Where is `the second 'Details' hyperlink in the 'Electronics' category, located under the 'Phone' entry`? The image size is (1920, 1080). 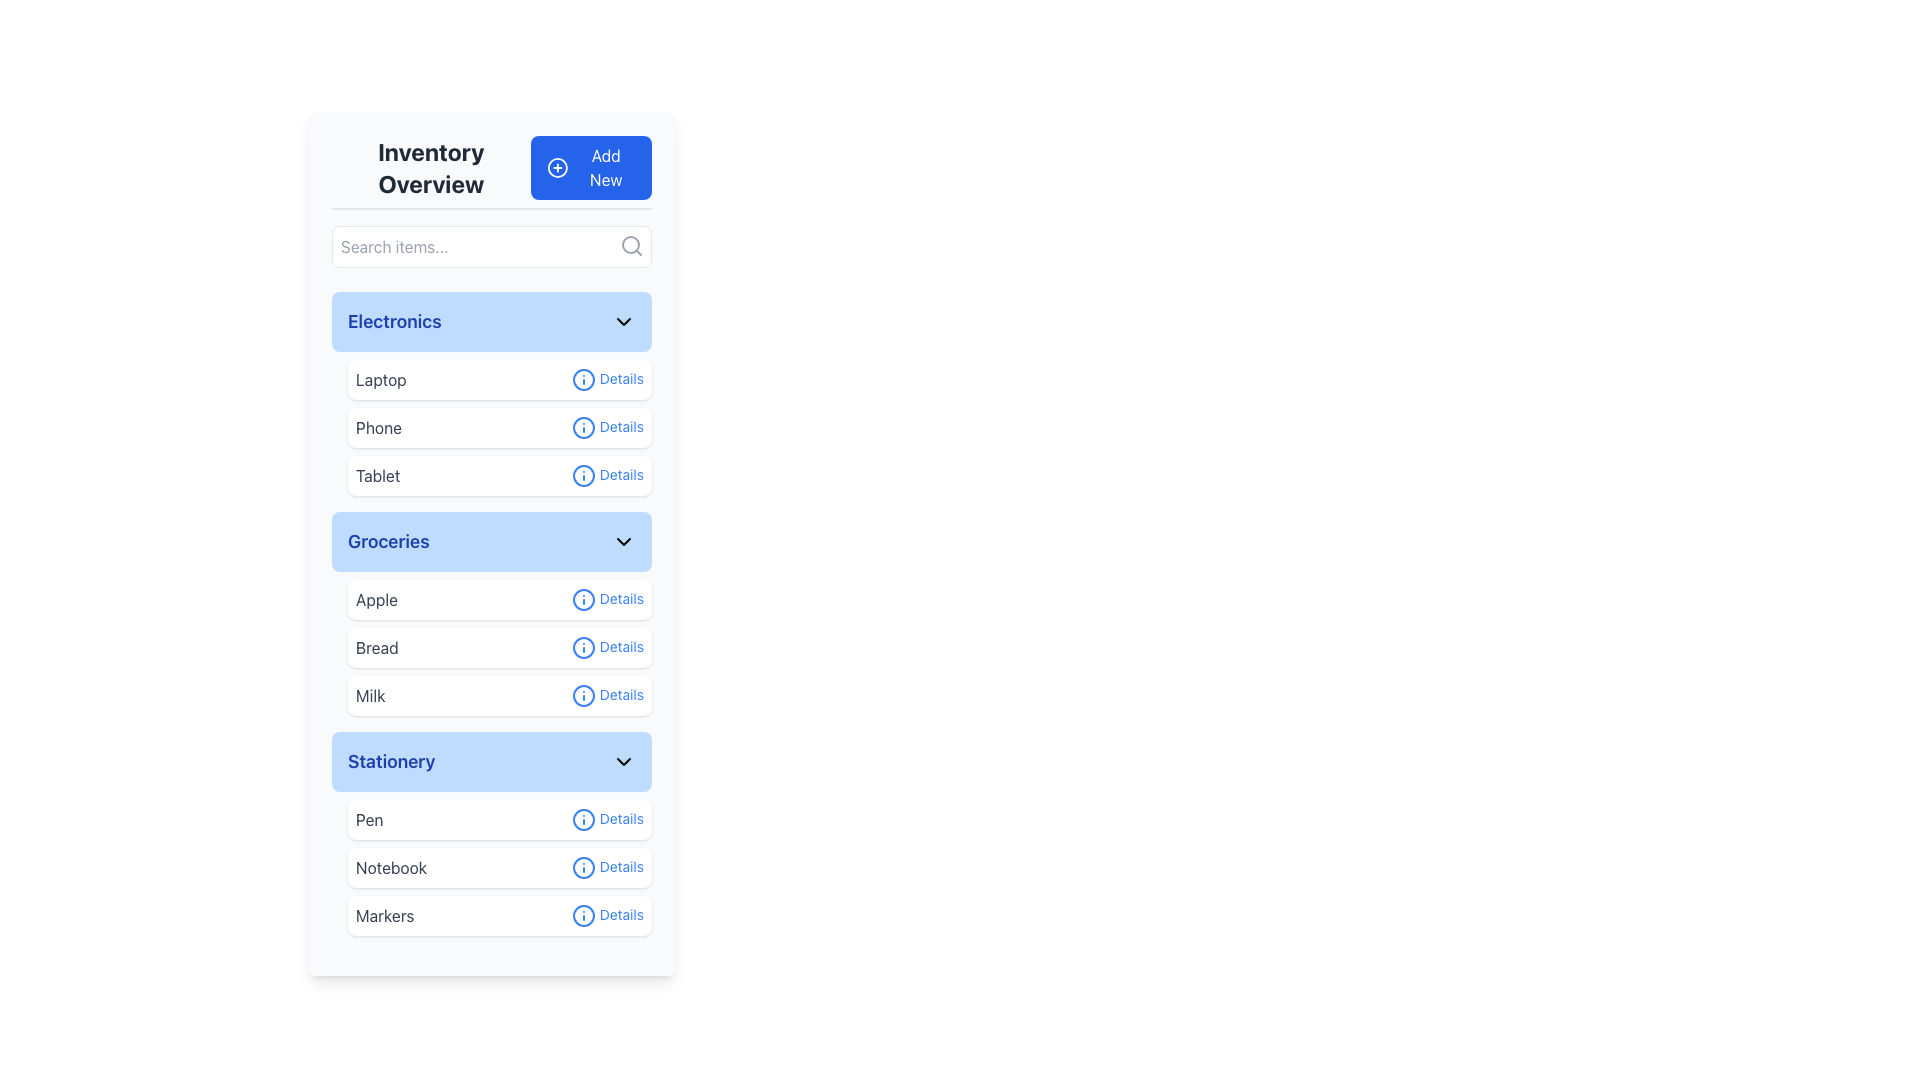
the second 'Details' hyperlink in the 'Electronics' category, located under the 'Phone' entry is located at coordinates (606, 427).